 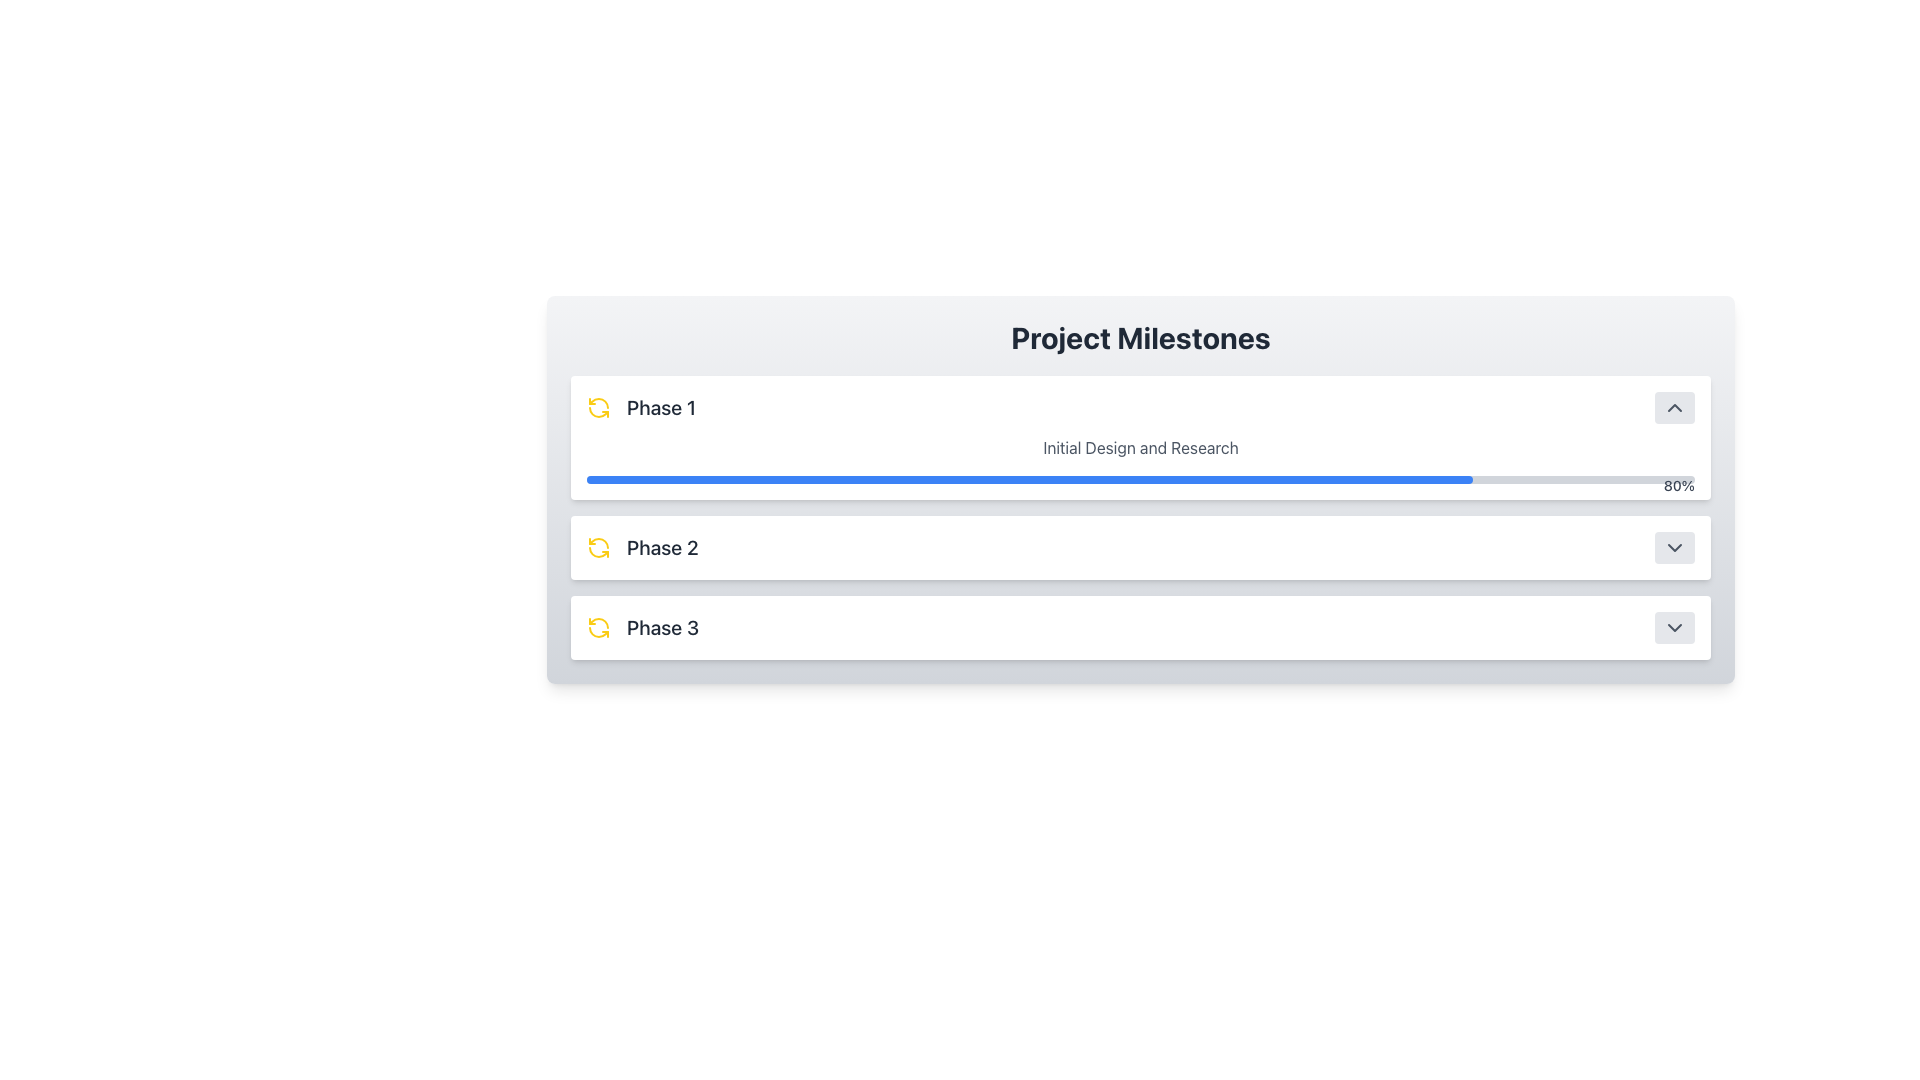 I want to click on the progress bar representing 'Initial Design and Research' which displays '80%' and is located in the first collapsible card labeled 'Phase 1', so click(x=1141, y=459).